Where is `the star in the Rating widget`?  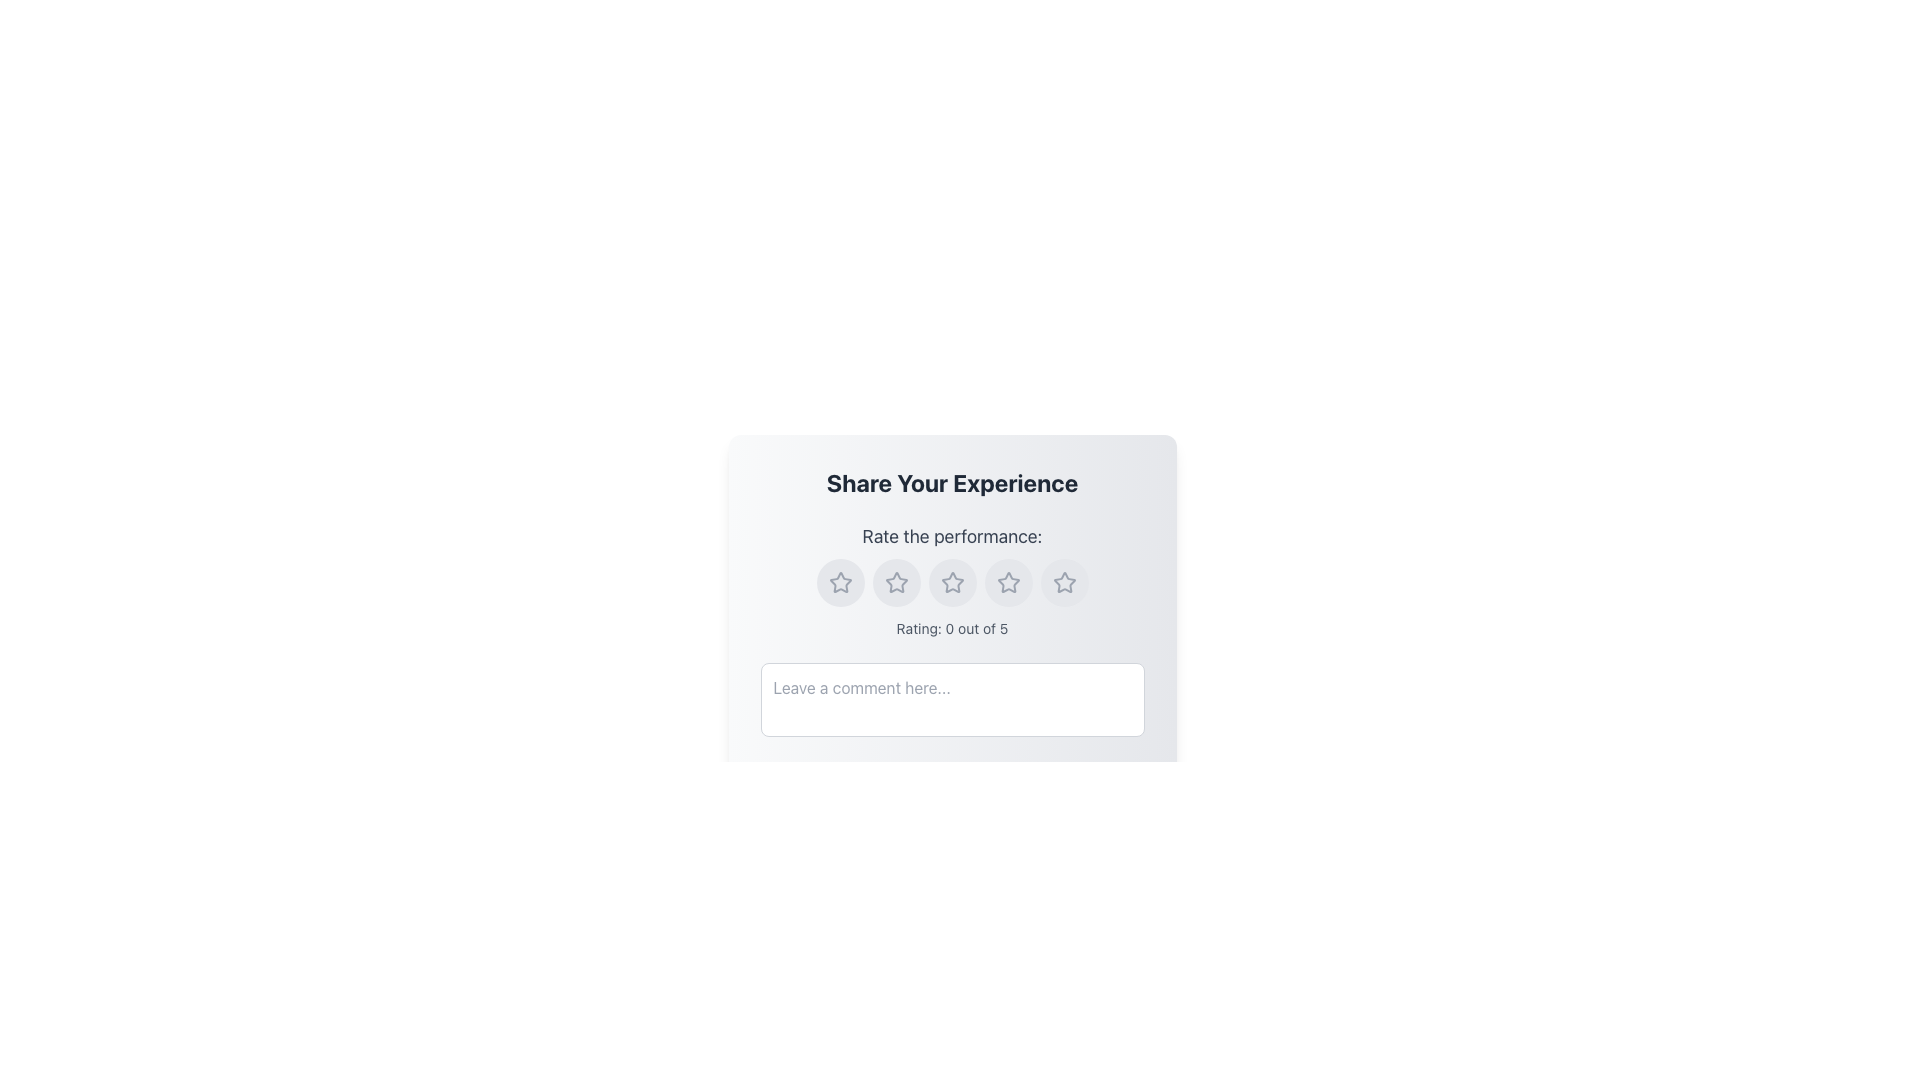 the star in the Rating widget is located at coordinates (951, 582).